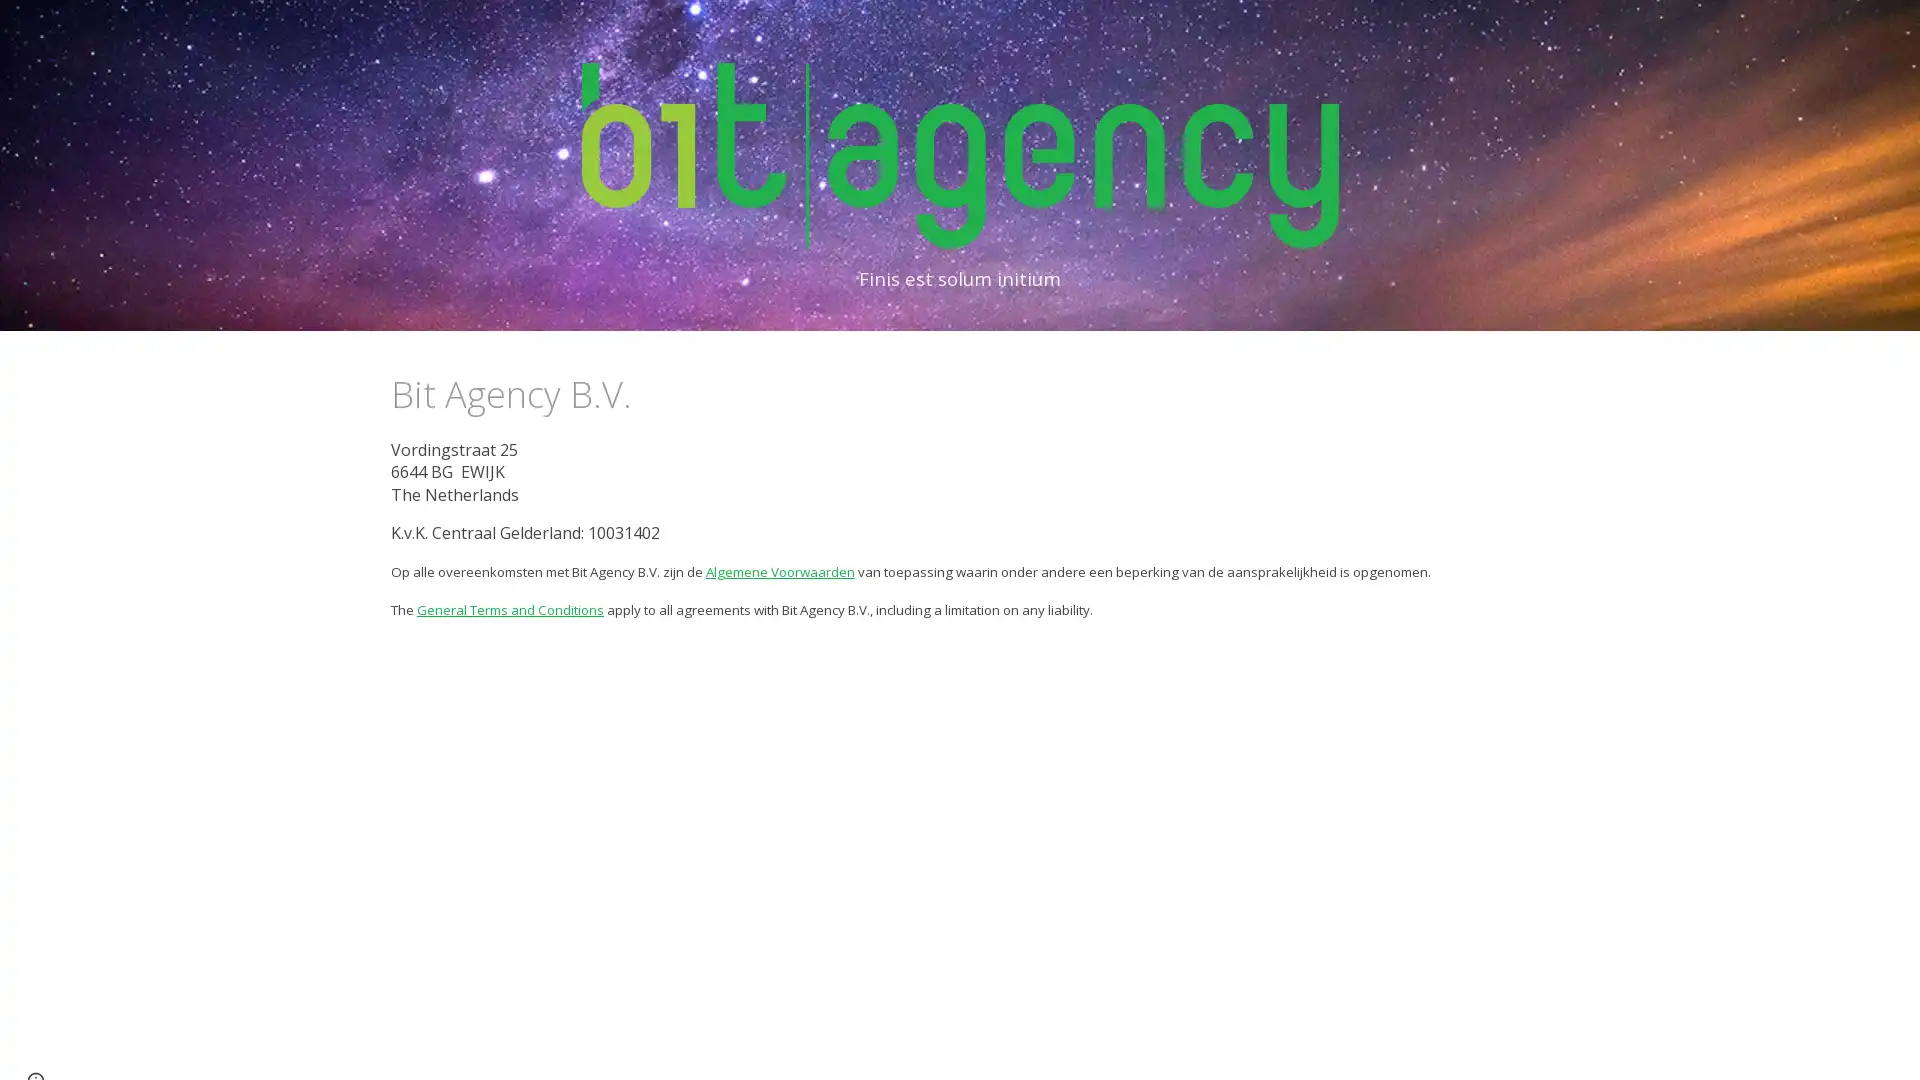  What do you see at coordinates (156, 1044) in the screenshot?
I see `Report abuse` at bounding box center [156, 1044].